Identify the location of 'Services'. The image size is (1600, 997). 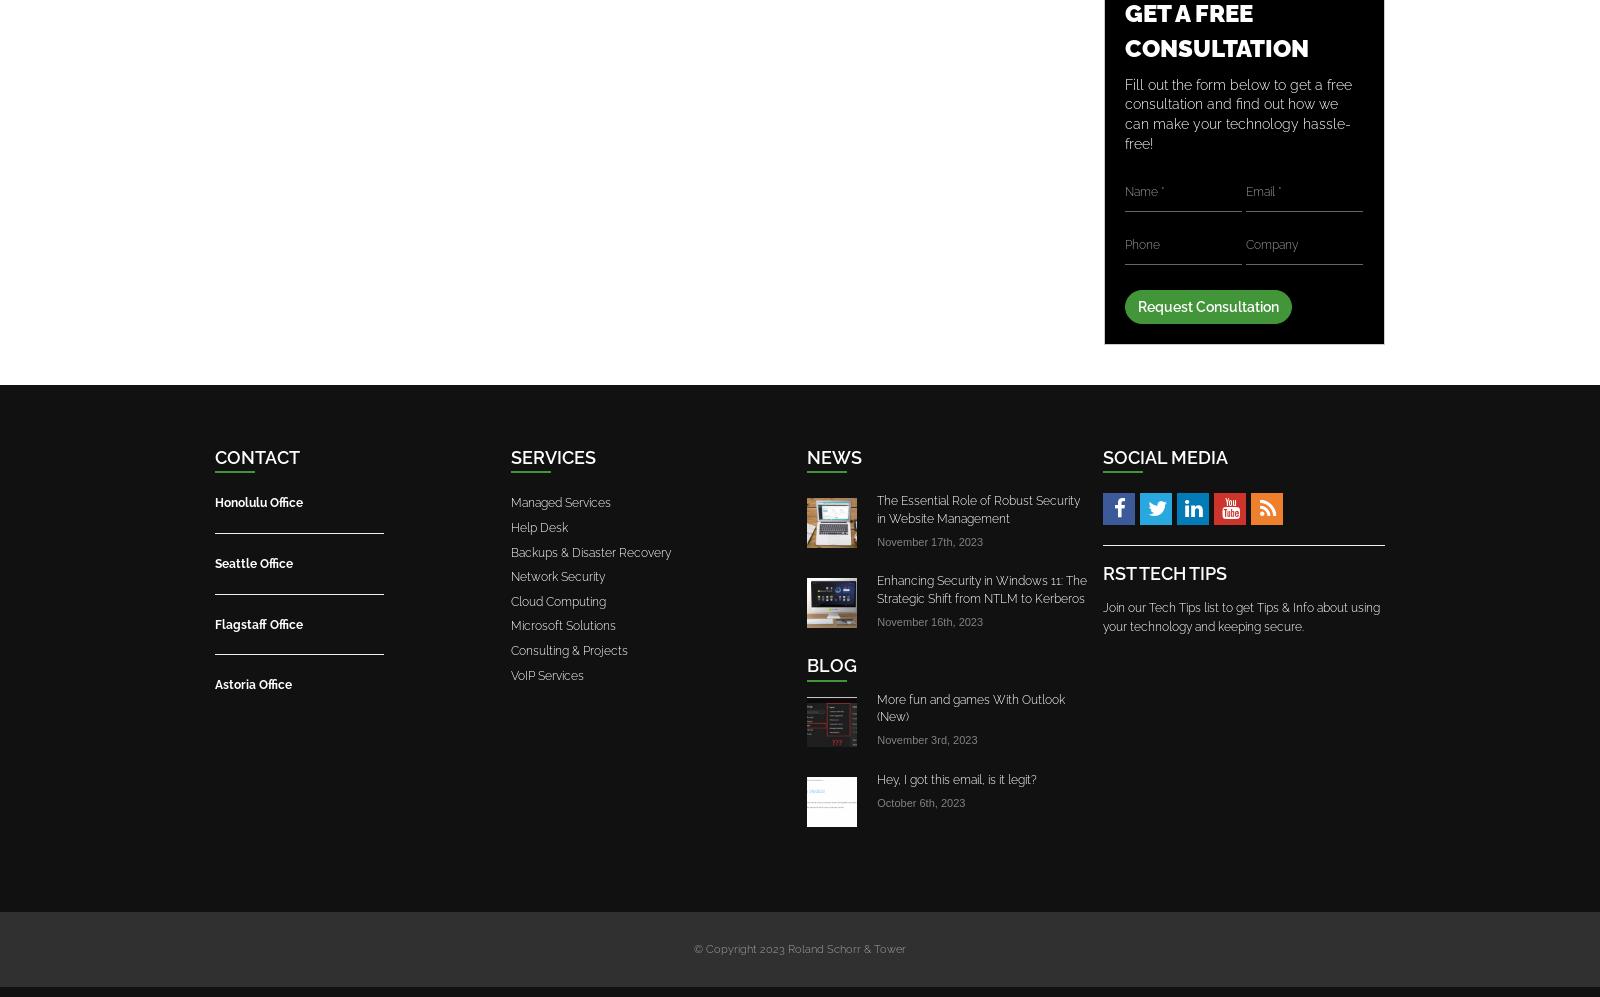
(510, 457).